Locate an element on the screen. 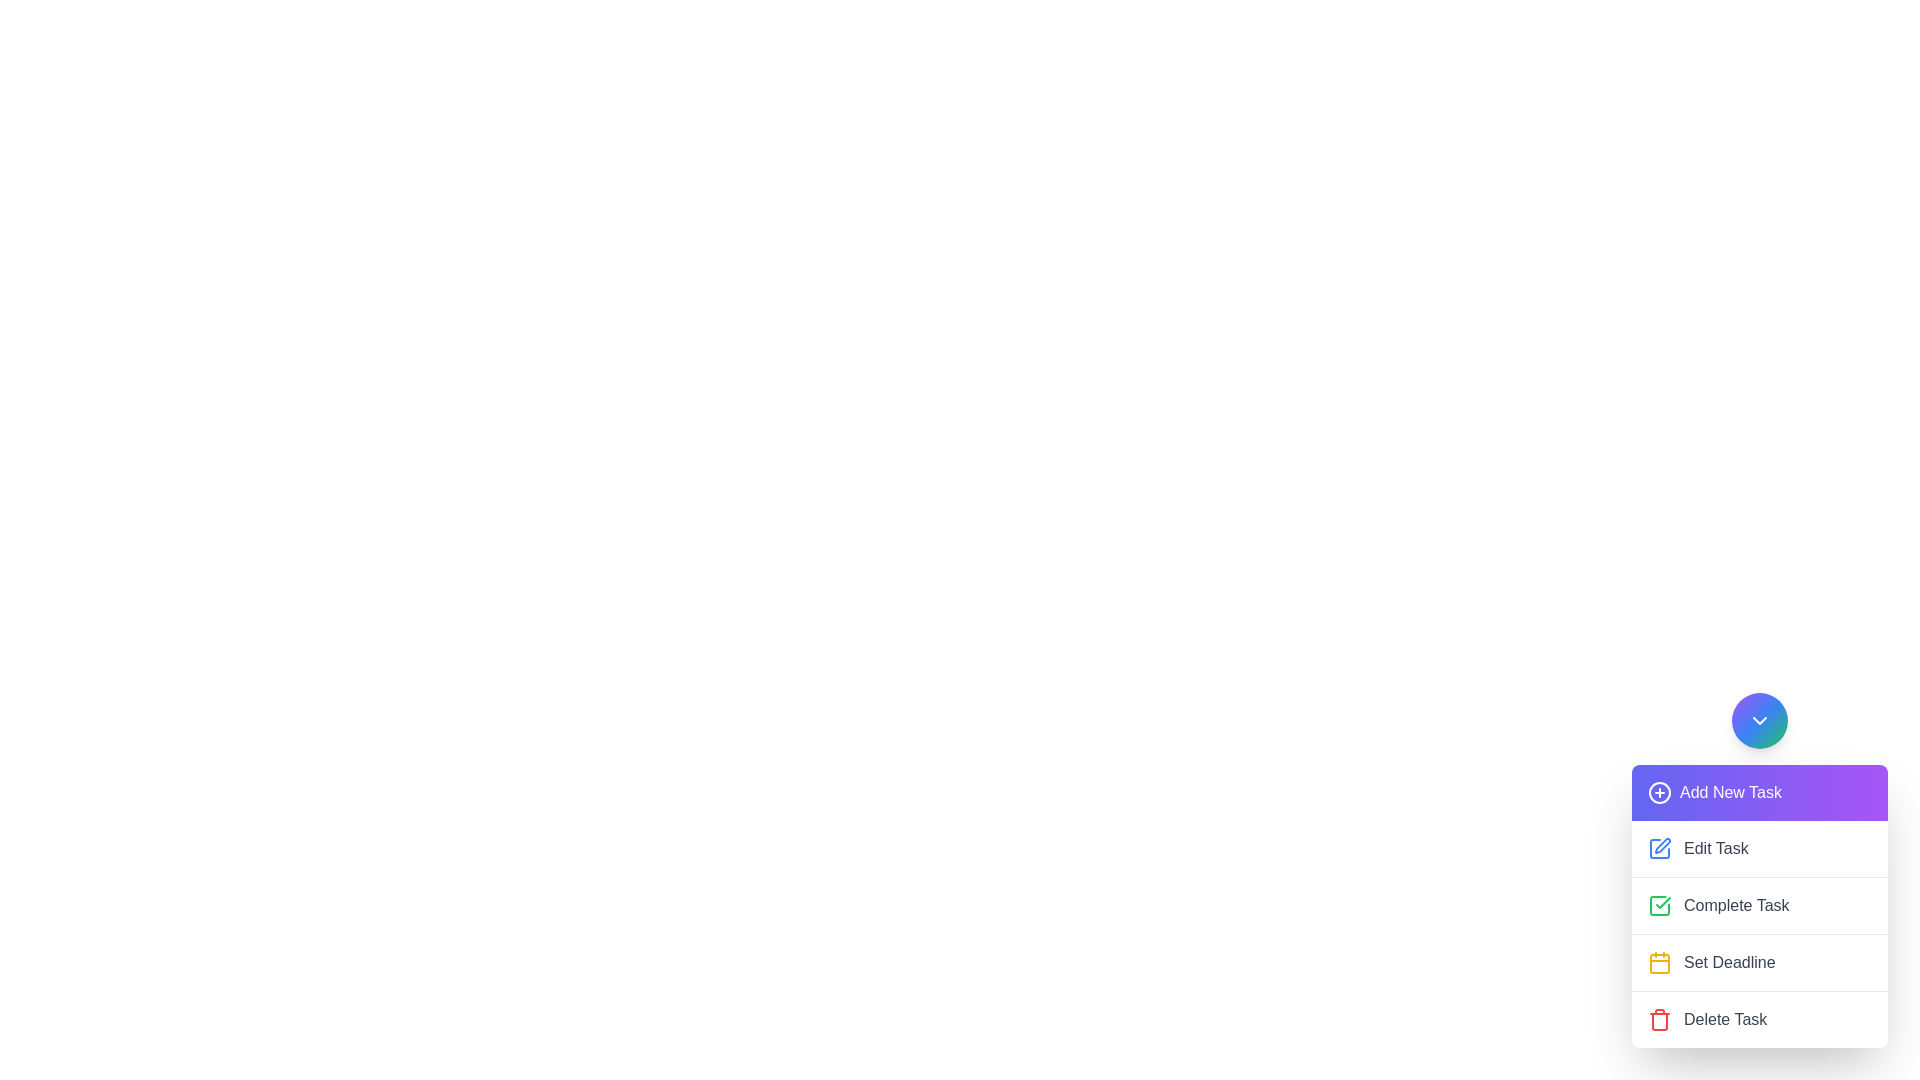 The width and height of the screenshot is (1920, 1080). the 'Edit Task' text label in the drop-down menu, which is the second item below 'Add New Task' and above 'Complete Task', and is visually identified by the pen icon adjacent to it is located at coordinates (1715, 848).